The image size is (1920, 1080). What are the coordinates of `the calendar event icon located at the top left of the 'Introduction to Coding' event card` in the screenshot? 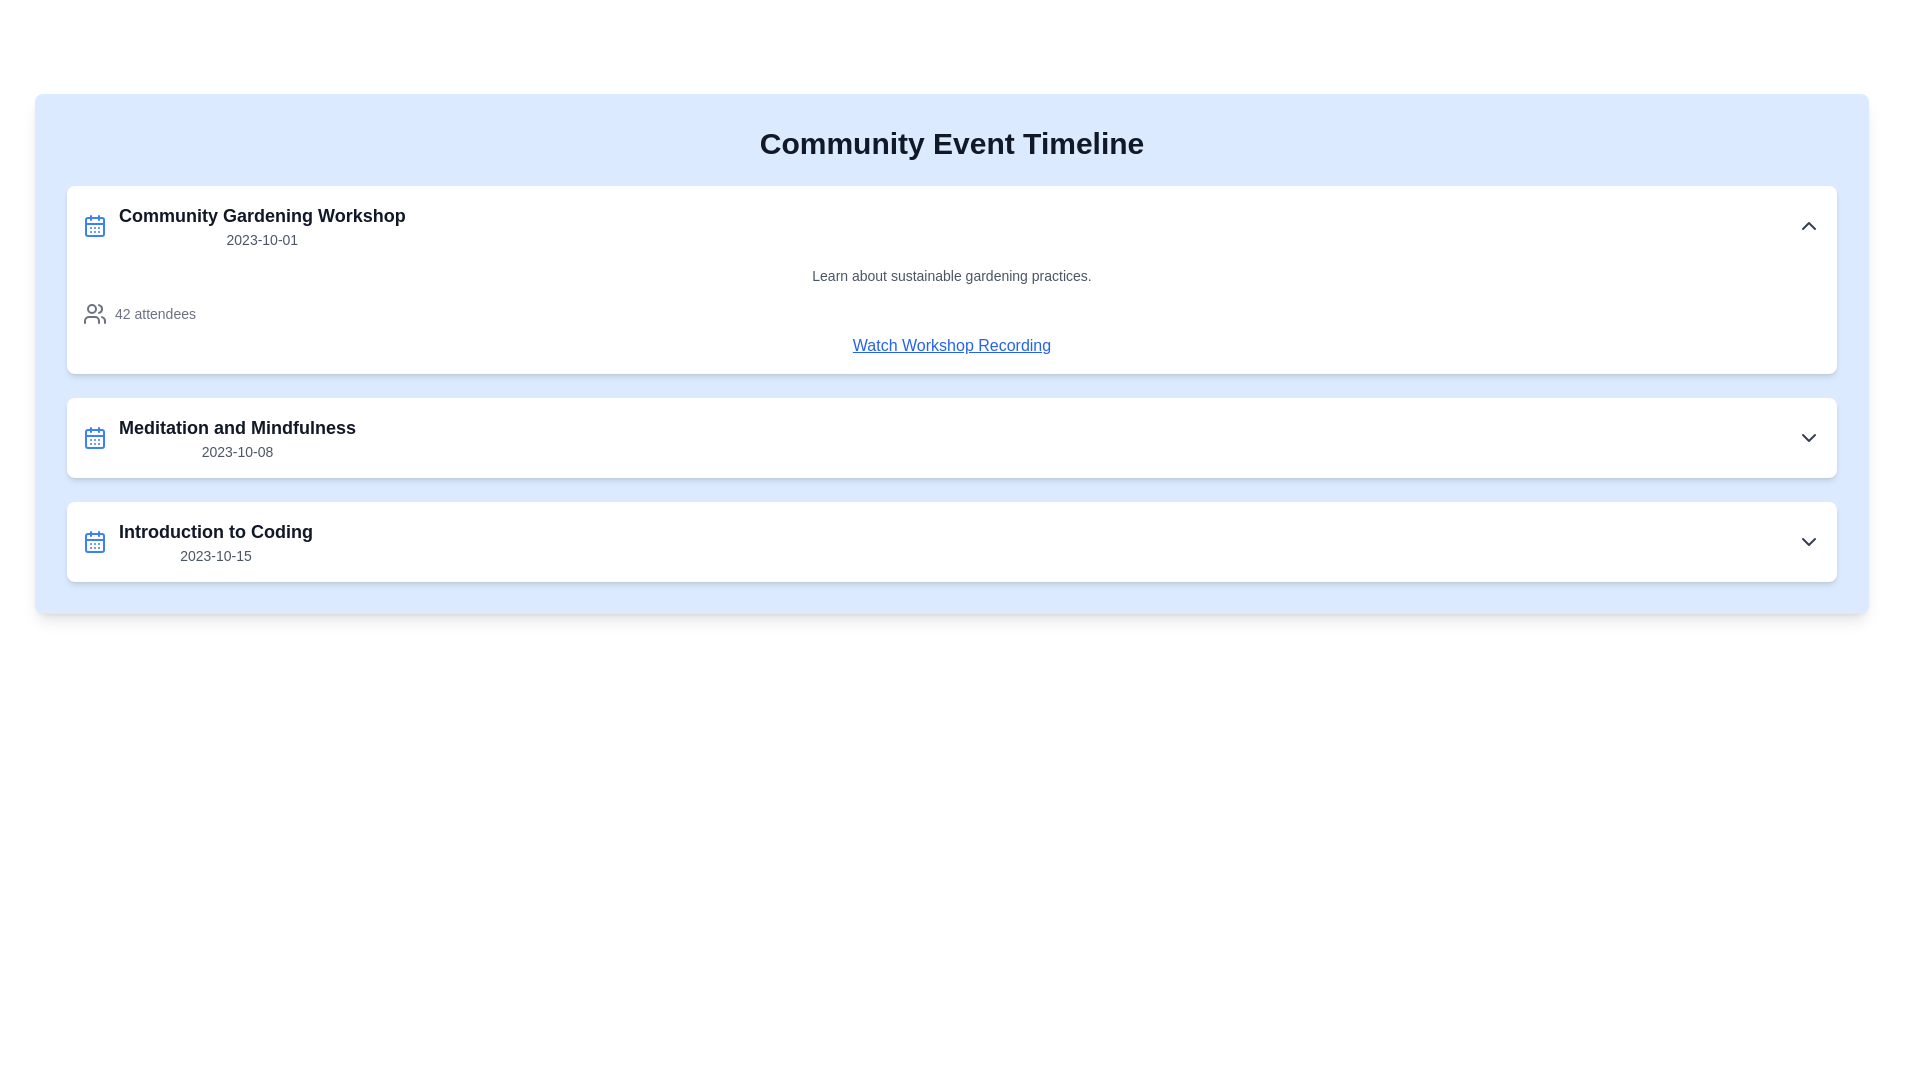 It's located at (94, 542).